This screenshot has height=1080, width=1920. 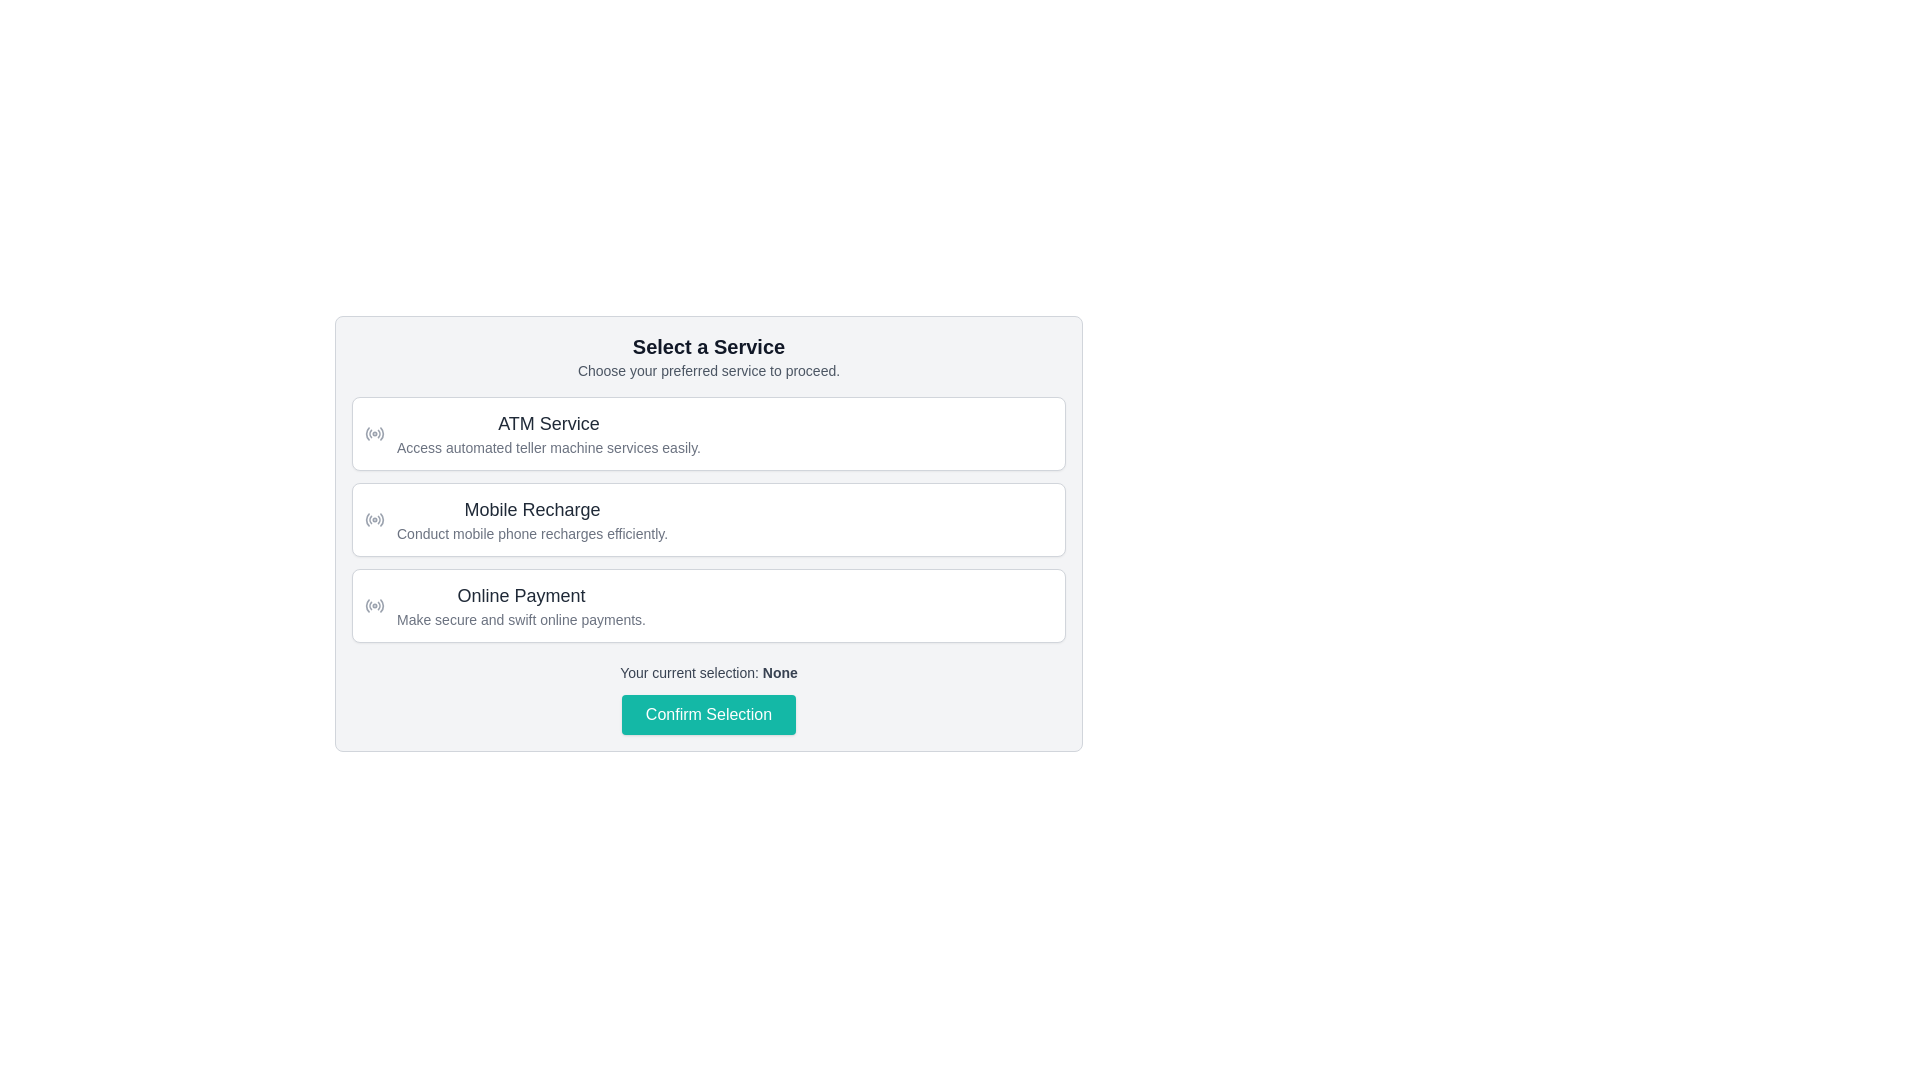 What do you see at coordinates (374, 519) in the screenshot?
I see `the 'Mobile Recharge' icon located in the left section of the 'Mobile Recharge' list entry, which is the first graphical element next to the title text` at bounding box center [374, 519].